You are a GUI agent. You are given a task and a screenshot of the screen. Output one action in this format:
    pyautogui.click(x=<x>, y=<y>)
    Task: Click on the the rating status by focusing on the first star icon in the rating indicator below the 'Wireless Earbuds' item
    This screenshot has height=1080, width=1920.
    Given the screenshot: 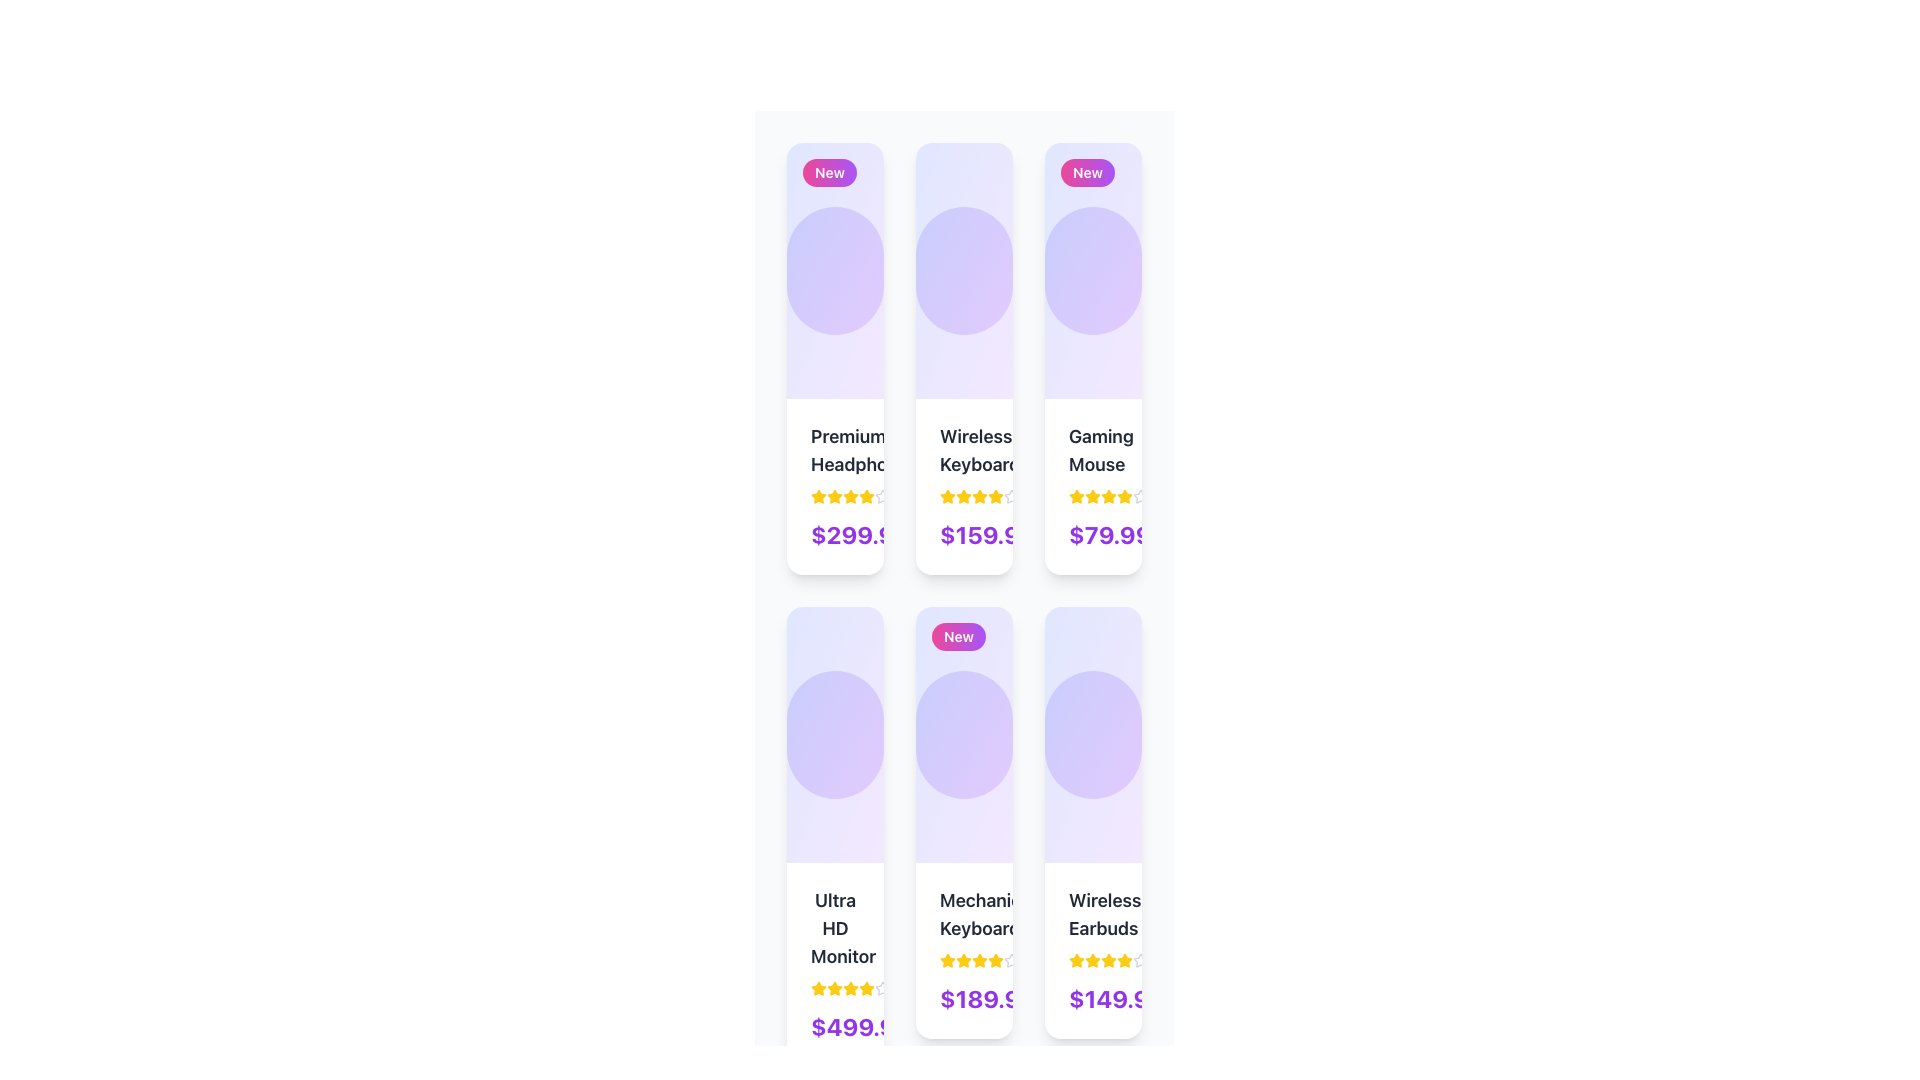 What is the action you would take?
    pyautogui.click(x=1075, y=959)
    